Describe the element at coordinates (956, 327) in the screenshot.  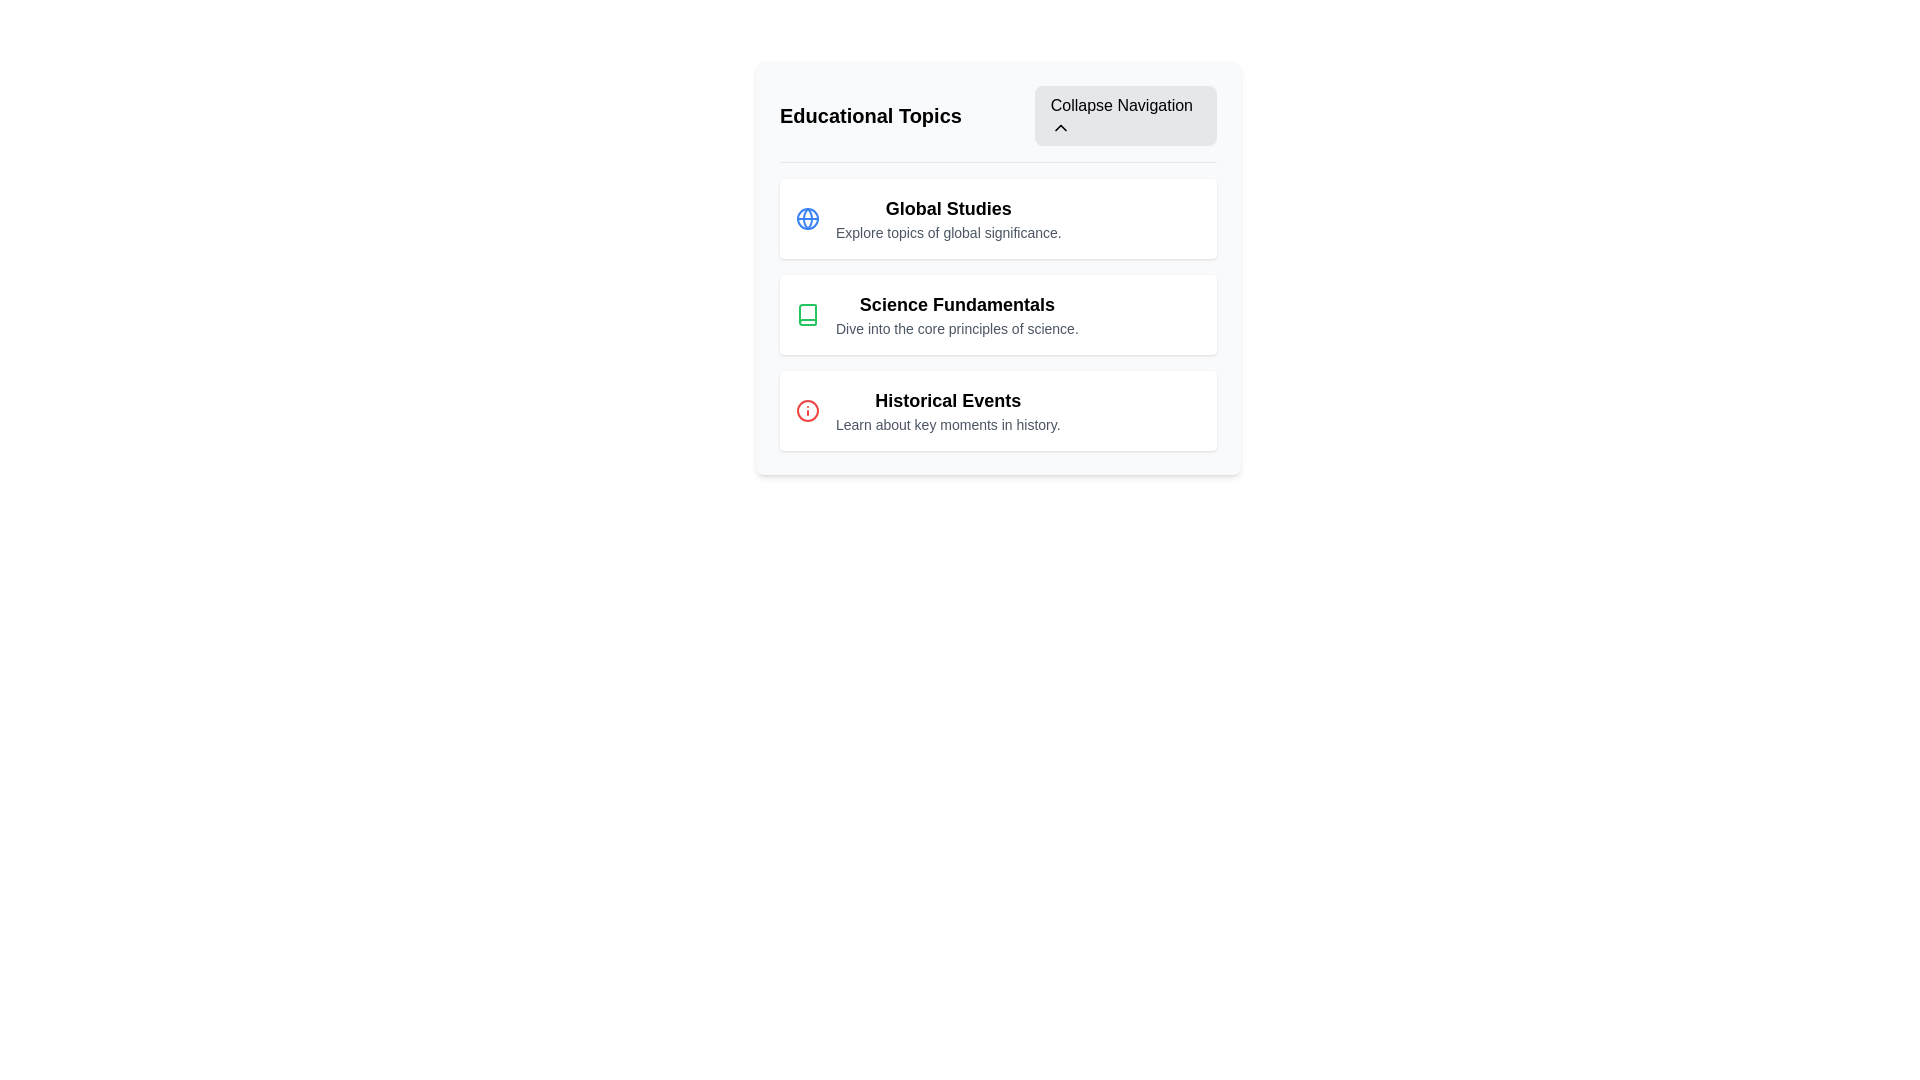
I see `the text label reading 'Dive into the core principles of science.' to potentially reveal additional information` at that location.